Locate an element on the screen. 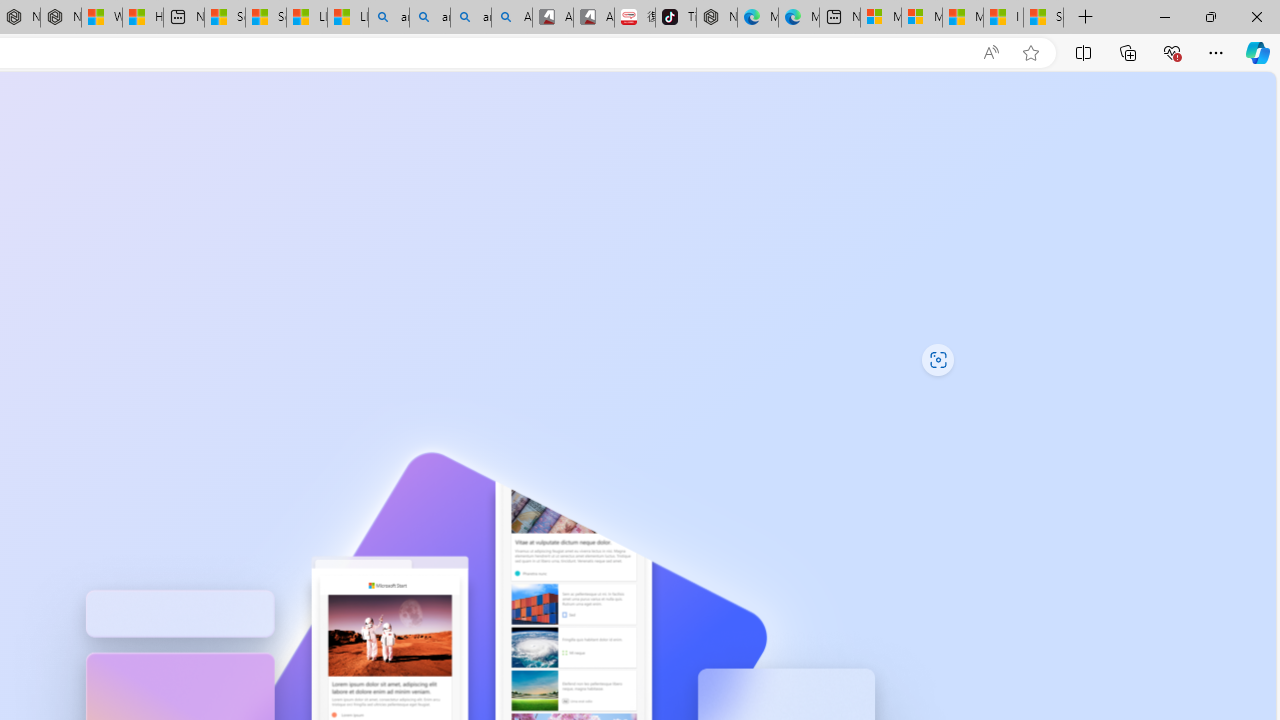 This screenshot has height=720, width=1280. 'Microsoft account | Privacy' is located at coordinates (921, 17).